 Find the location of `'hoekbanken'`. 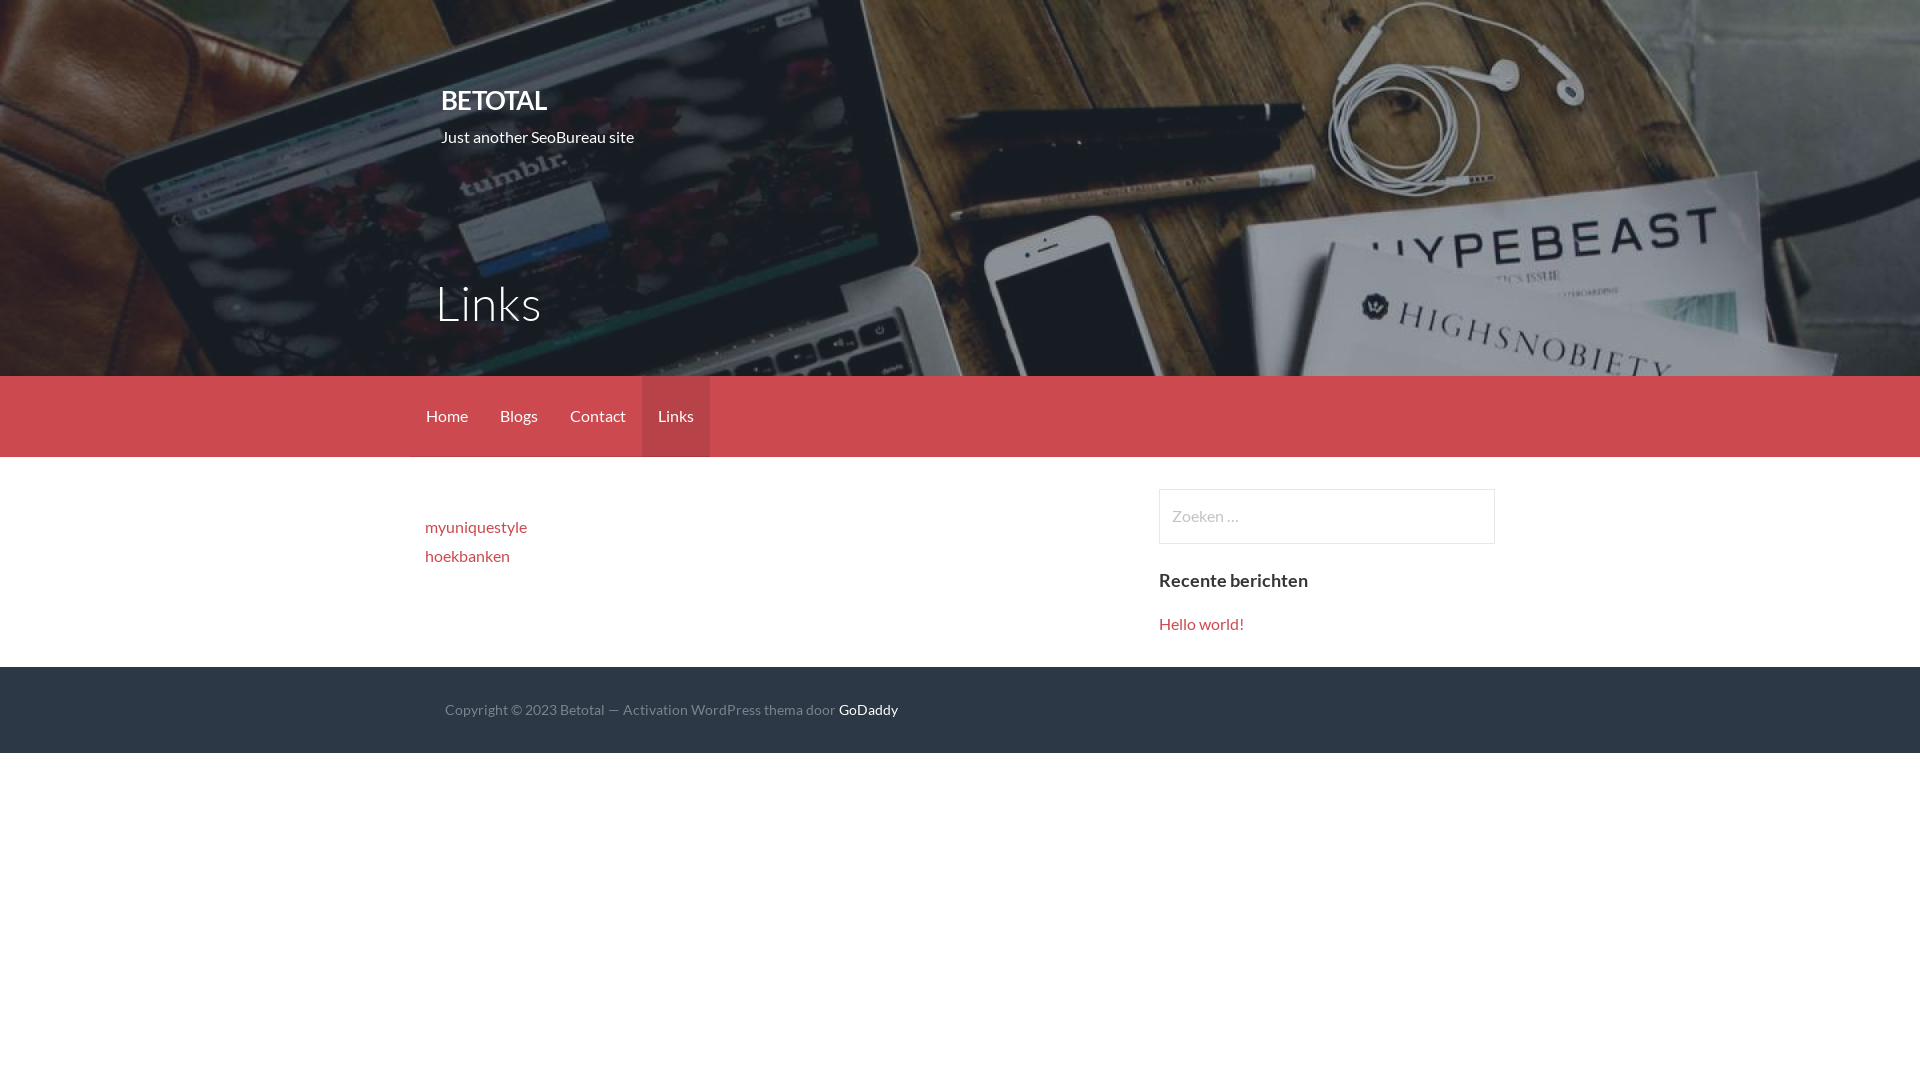

'hoekbanken' is located at coordinates (466, 555).